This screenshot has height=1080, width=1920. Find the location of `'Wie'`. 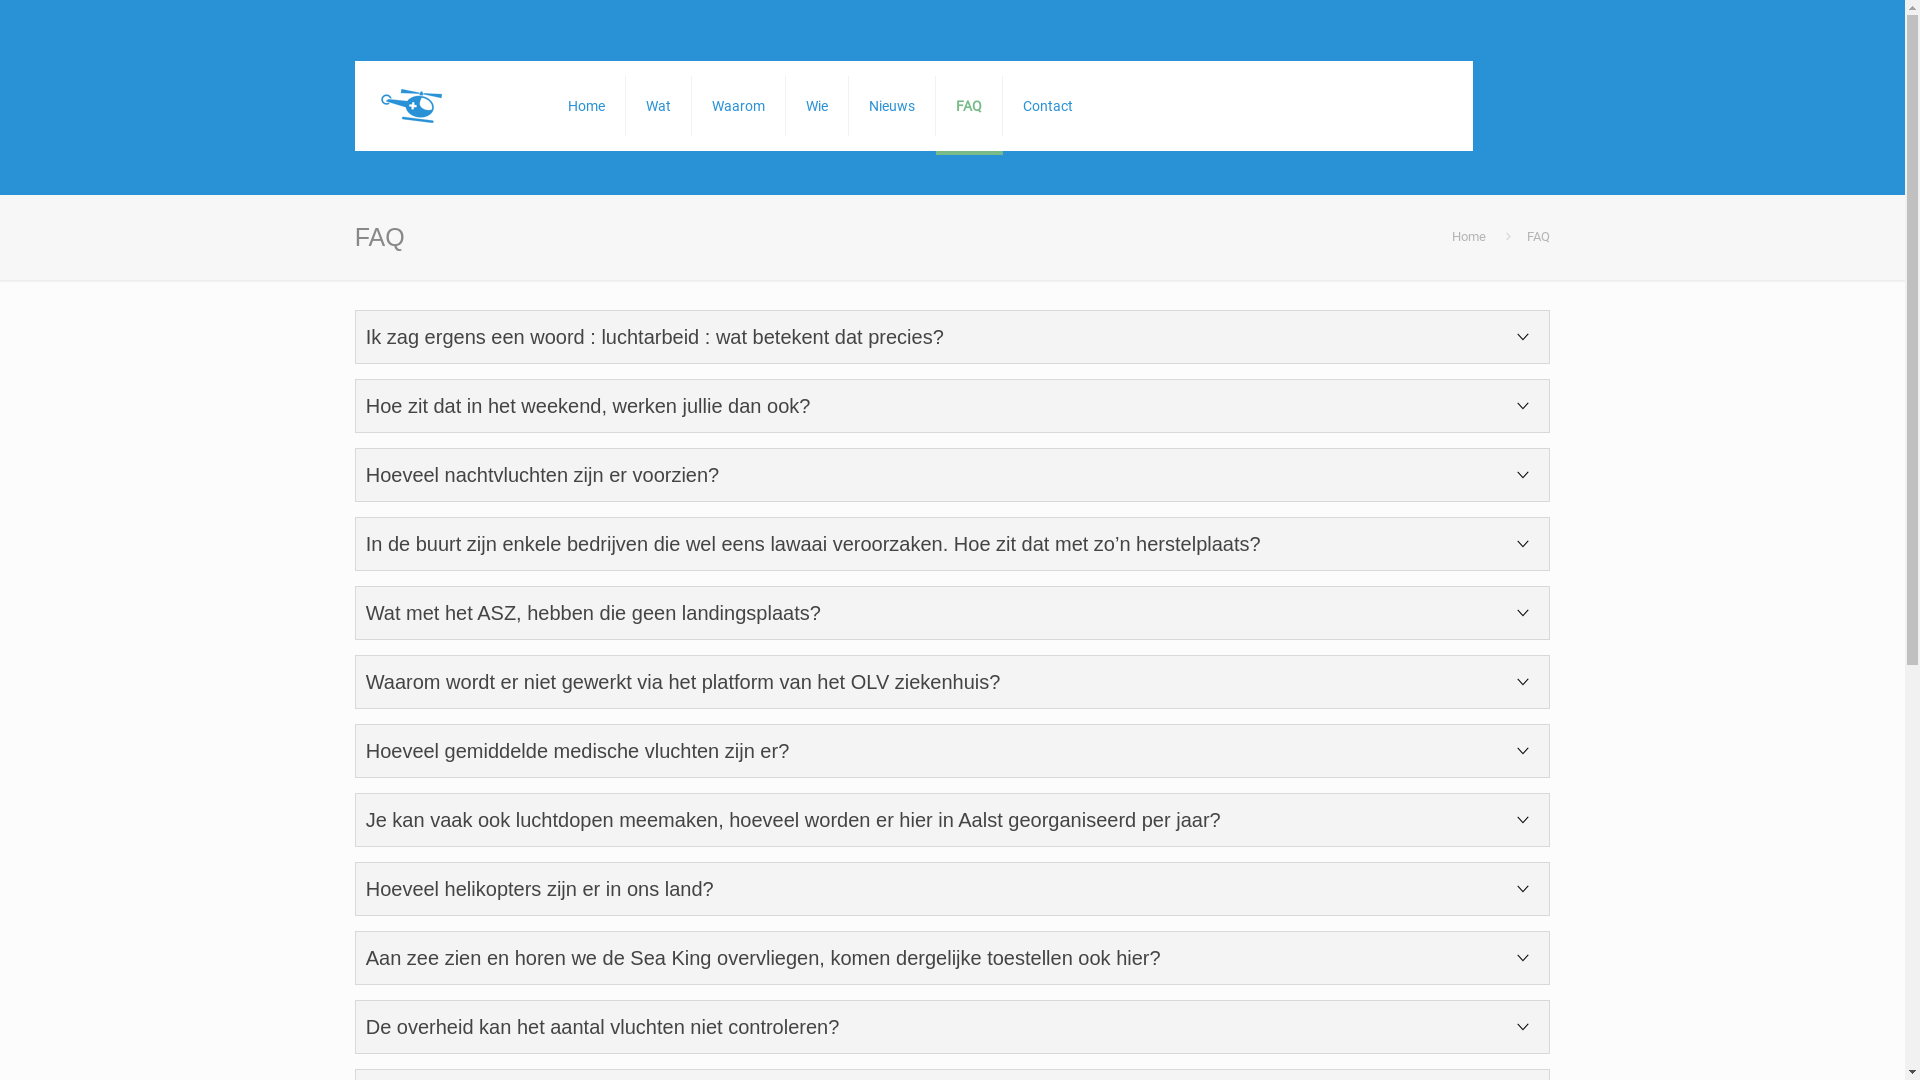

'Wie' is located at coordinates (817, 105).